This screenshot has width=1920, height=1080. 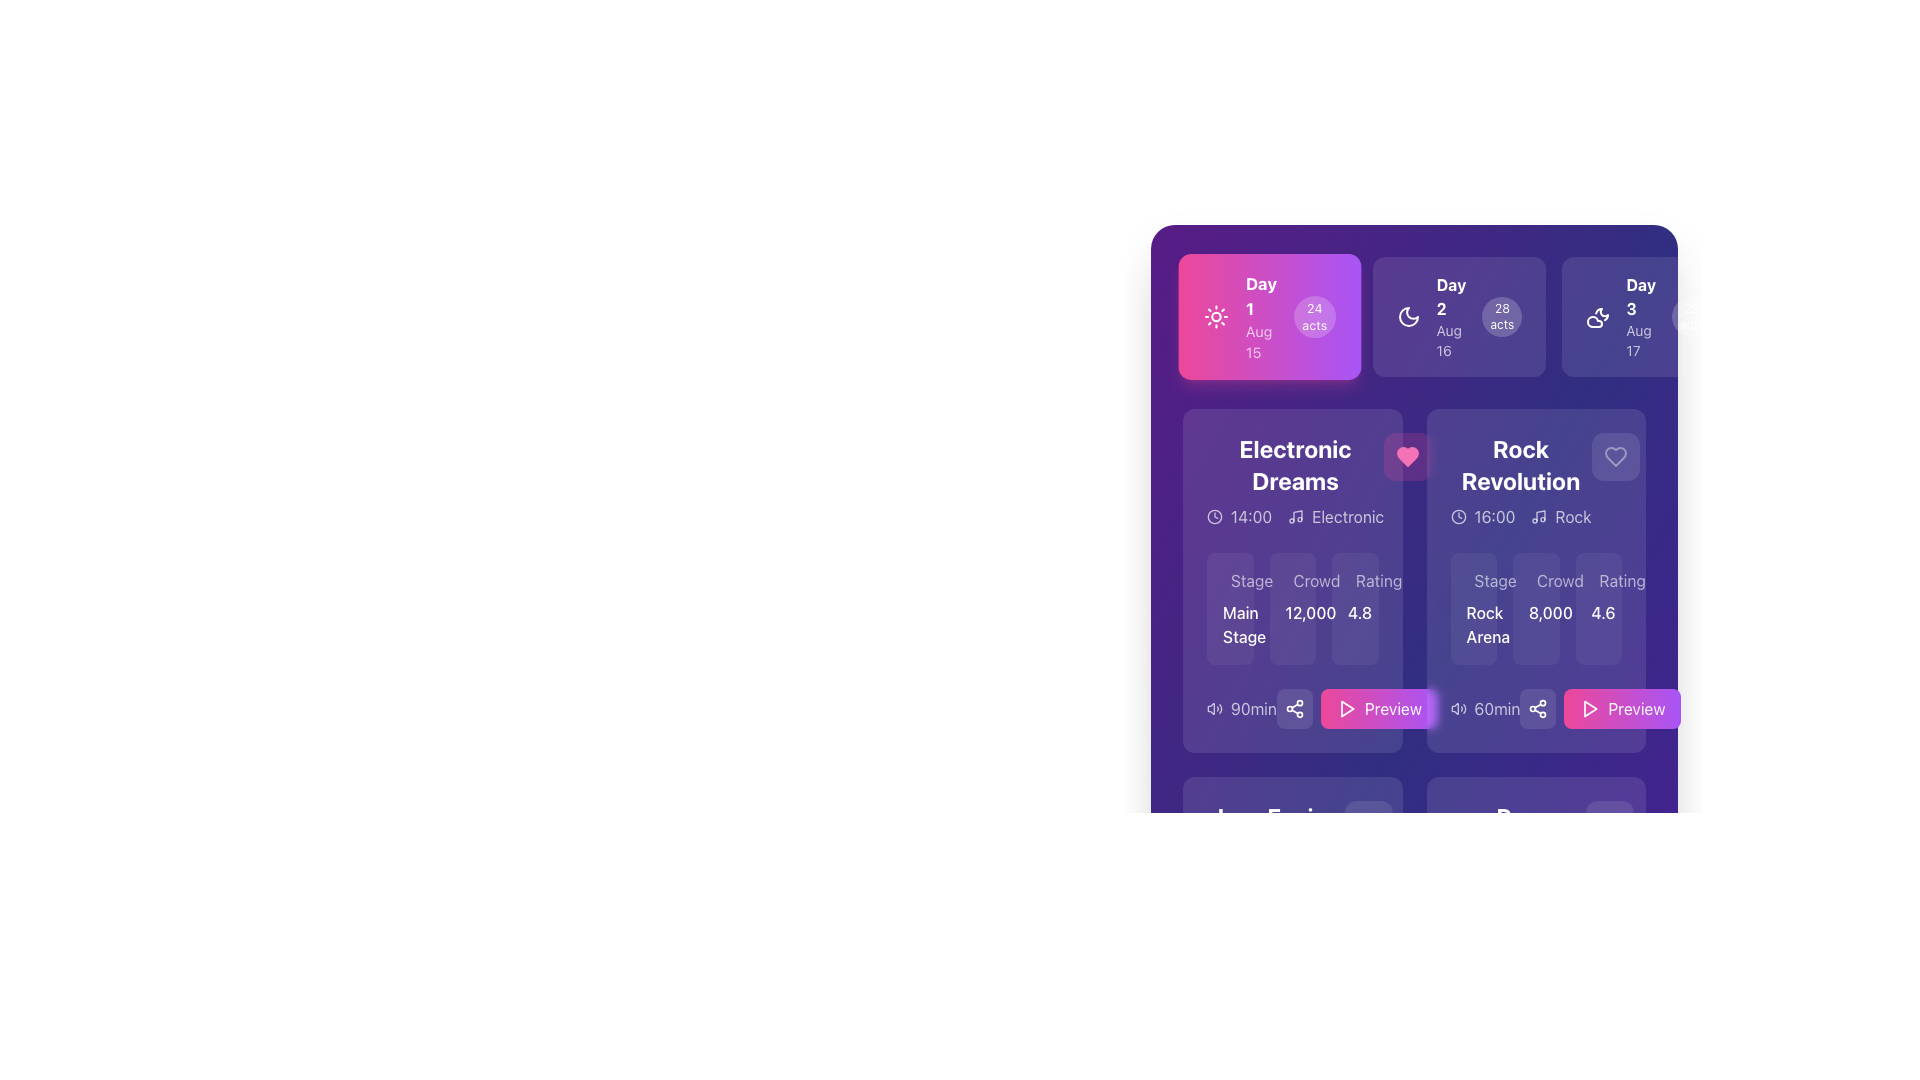 I want to click on the 'Electronic Dreams' event card located at the top left section of the grid to access more options, so click(x=1292, y=581).